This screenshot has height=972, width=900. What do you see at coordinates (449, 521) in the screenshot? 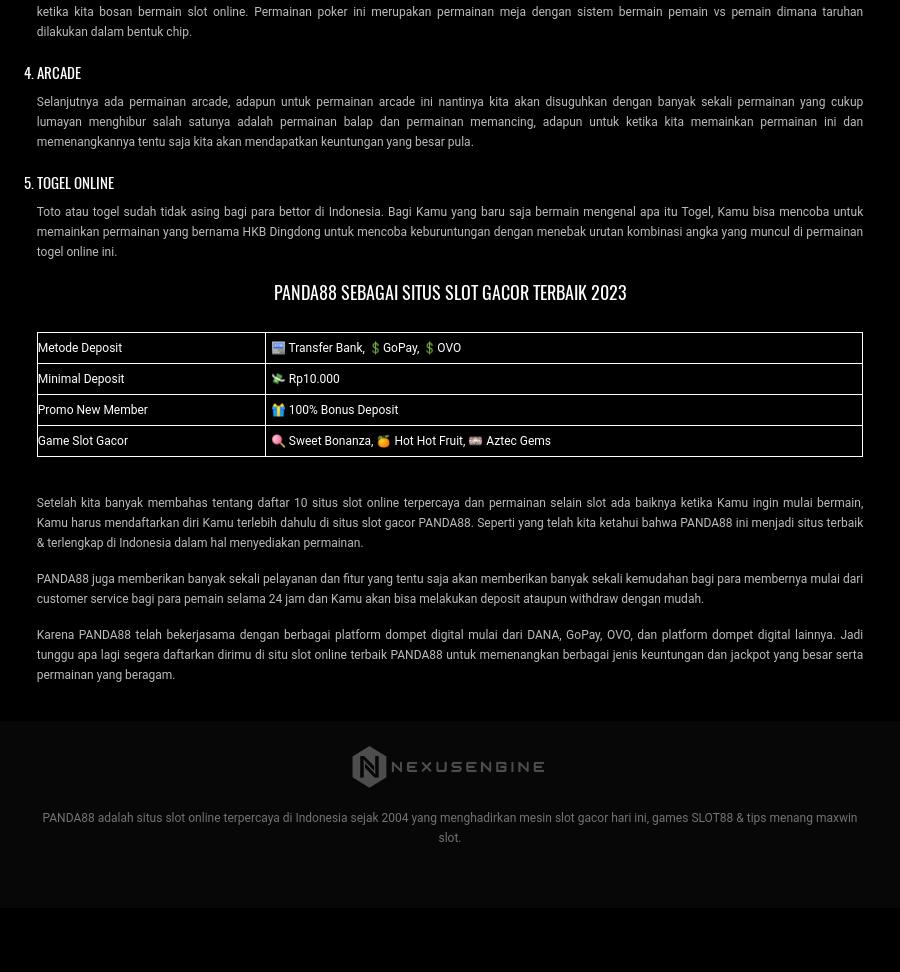
I see `'Setelah kita banyak membahas tentang daftar 10 situs slot online terpercaya dan permainan selain slot ada baiknya ketika Kamu ingin mulai bermain, Kamu harus mendaftarkan diri Kamu terlebih dahulu di situs slot gacor PANDA88. Seperti yang telah kita ketahui bahwa PANDA88 ini menjadi situs terbaik & terlengkap di Indonesia dalam hal menyediakan permainan.'` at bounding box center [449, 521].